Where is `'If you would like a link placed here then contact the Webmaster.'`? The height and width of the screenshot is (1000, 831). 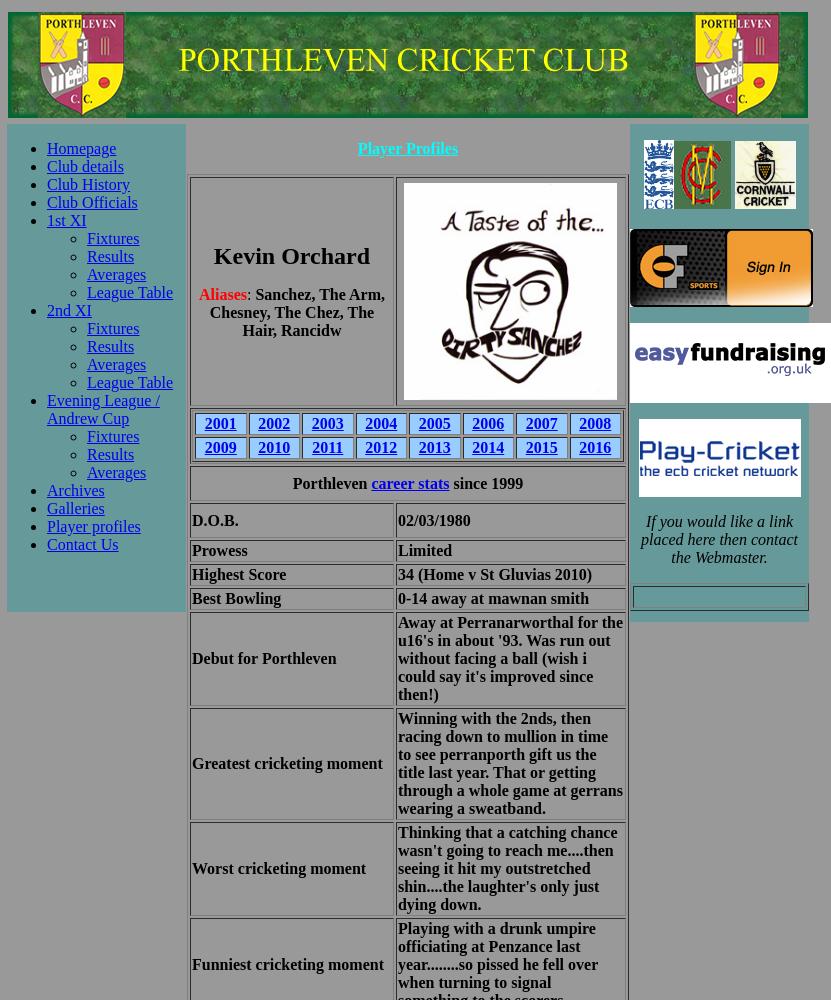 'If you would like a link placed here then contact the Webmaster.' is located at coordinates (717, 539).